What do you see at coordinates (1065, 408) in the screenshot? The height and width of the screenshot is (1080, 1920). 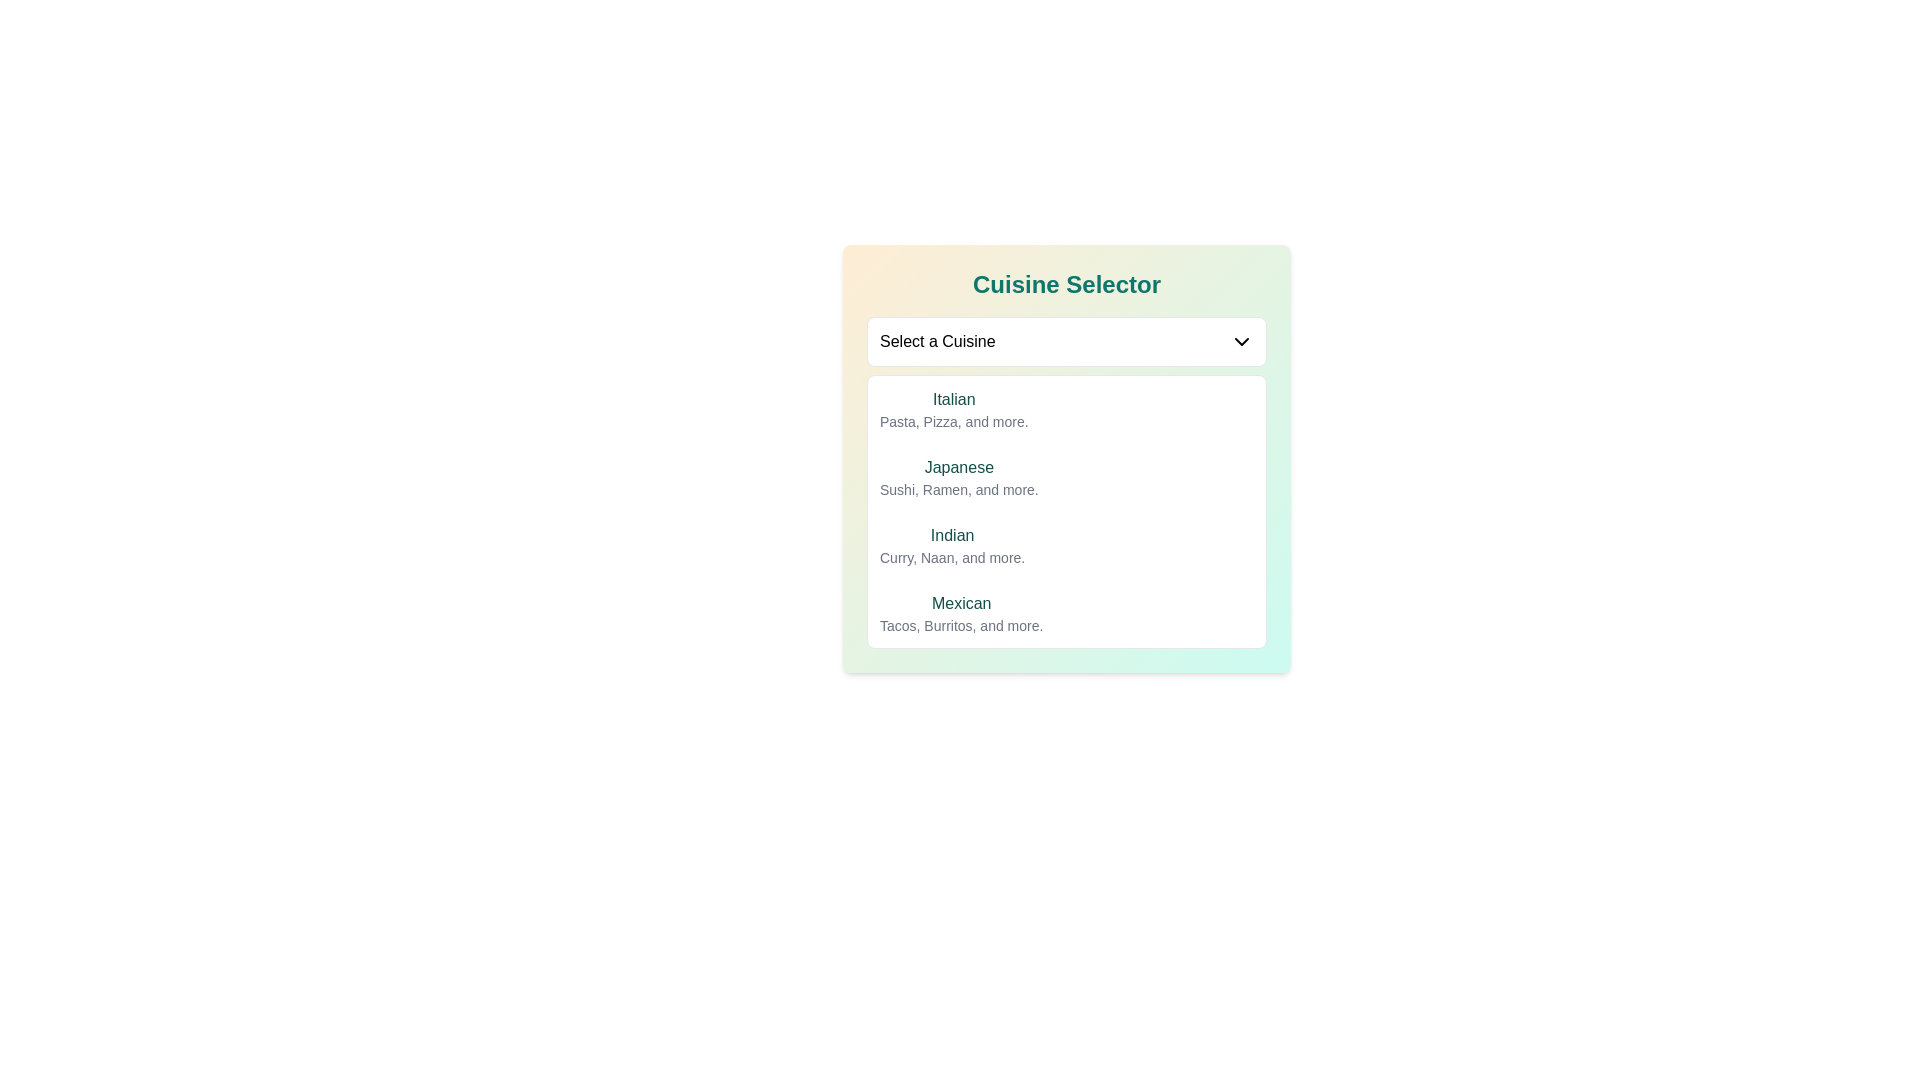 I see `the first list item representing the Italian cuisine category in the 'Cuisine Selector'` at bounding box center [1065, 408].